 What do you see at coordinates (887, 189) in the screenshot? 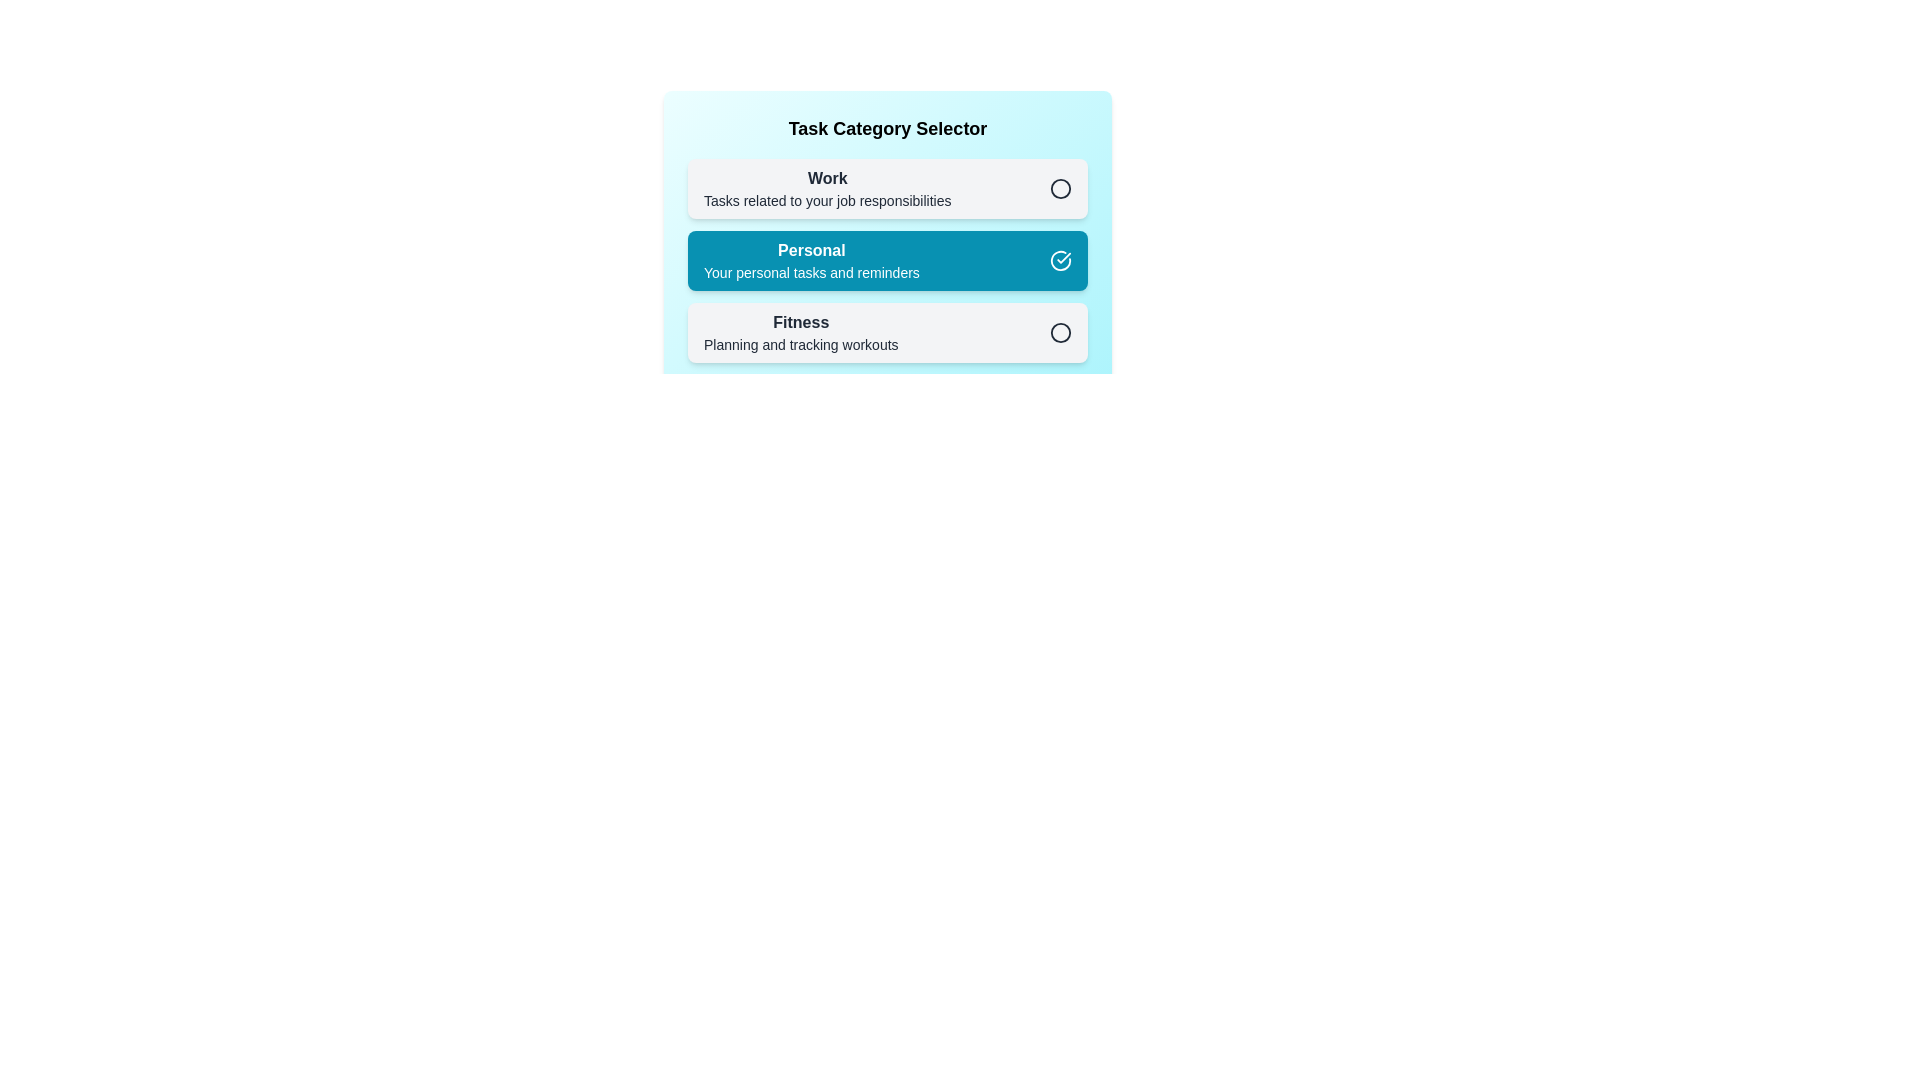
I see `the category Work` at bounding box center [887, 189].